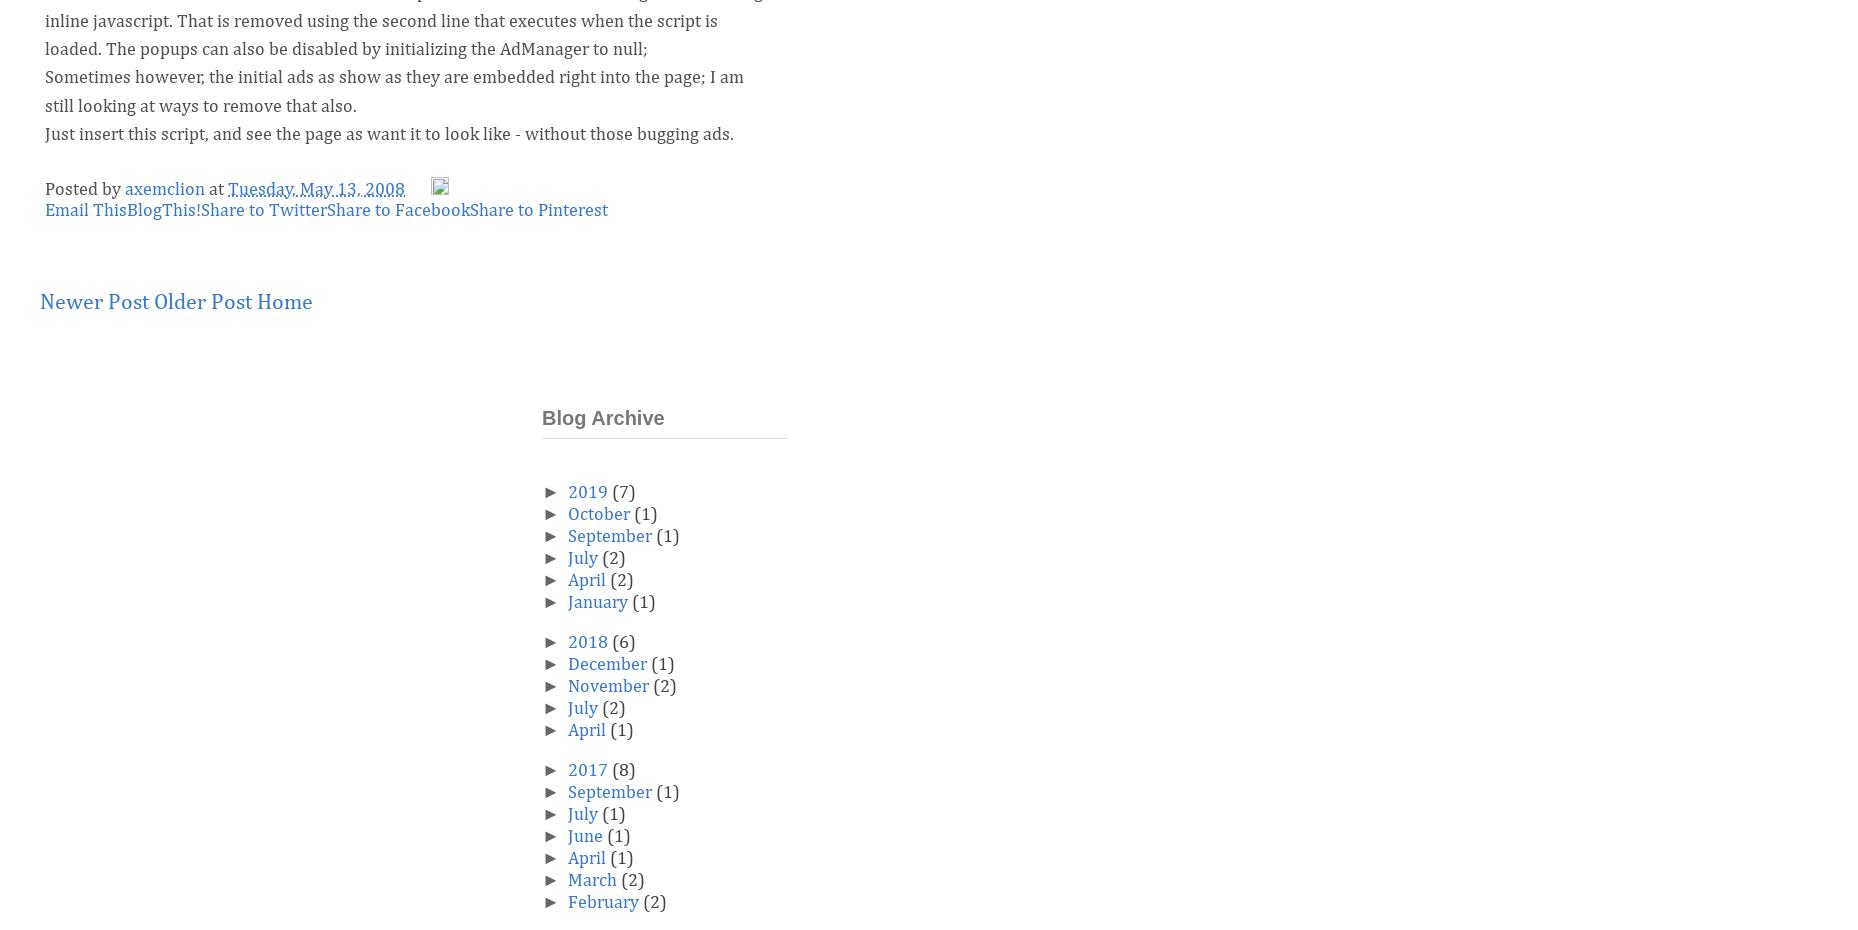 The width and height of the screenshot is (1858, 930). What do you see at coordinates (601, 417) in the screenshot?
I see `'Blog Archive'` at bounding box center [601, 417].